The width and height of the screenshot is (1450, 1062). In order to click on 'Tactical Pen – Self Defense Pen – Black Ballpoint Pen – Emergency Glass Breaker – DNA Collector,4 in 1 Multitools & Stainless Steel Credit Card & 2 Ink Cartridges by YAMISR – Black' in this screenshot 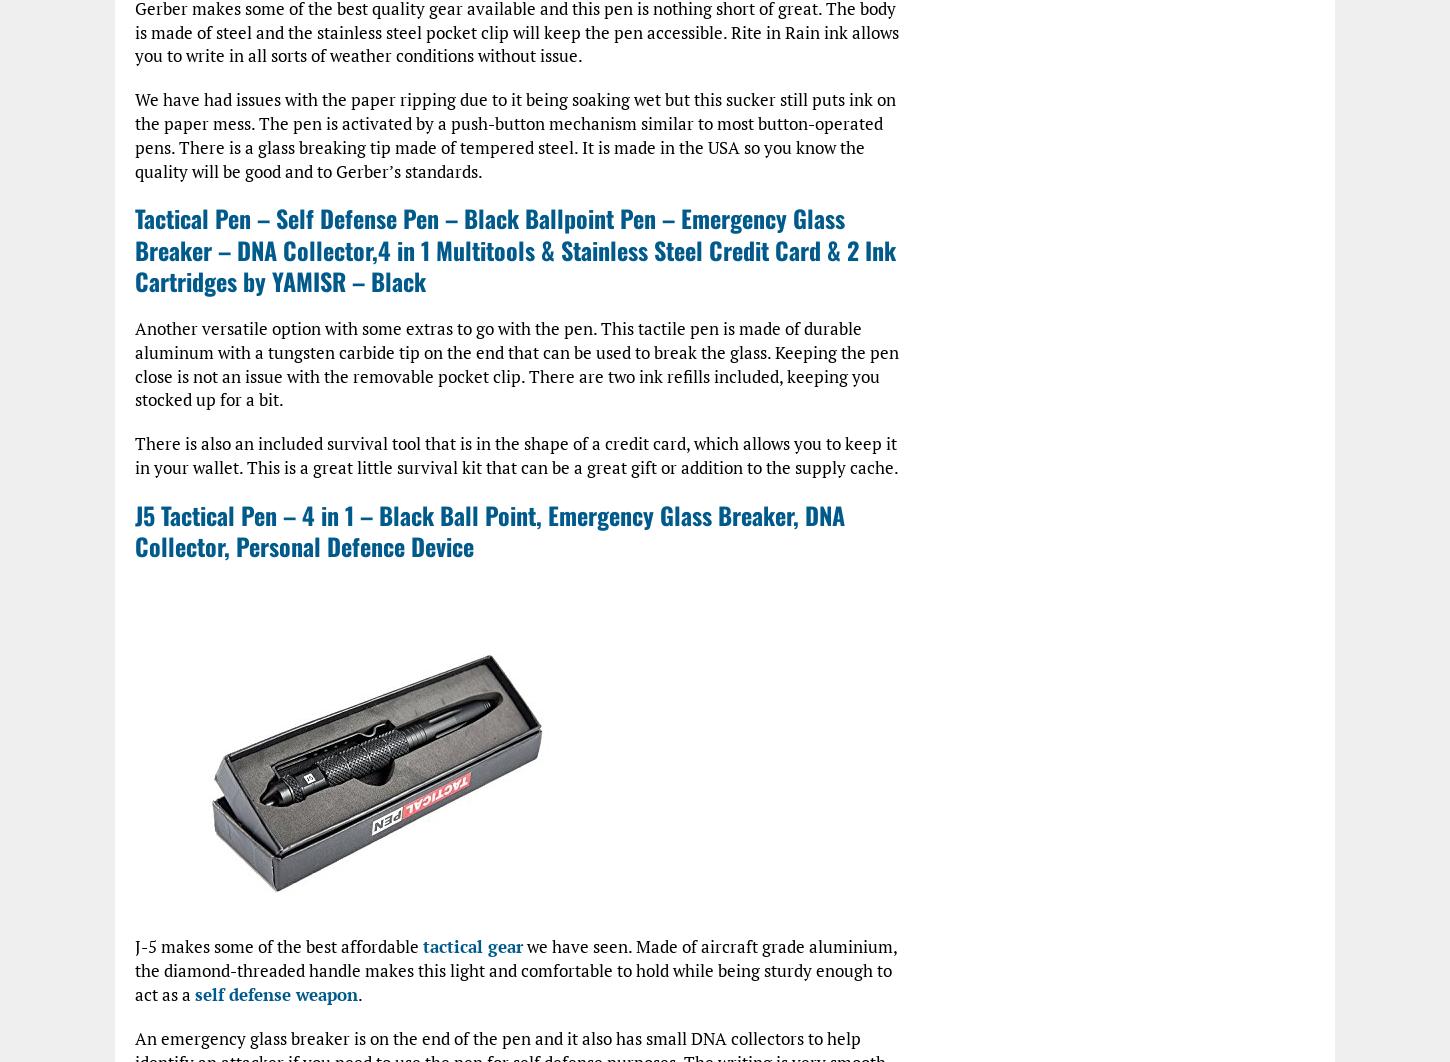, I will do `click(515, 249)`.